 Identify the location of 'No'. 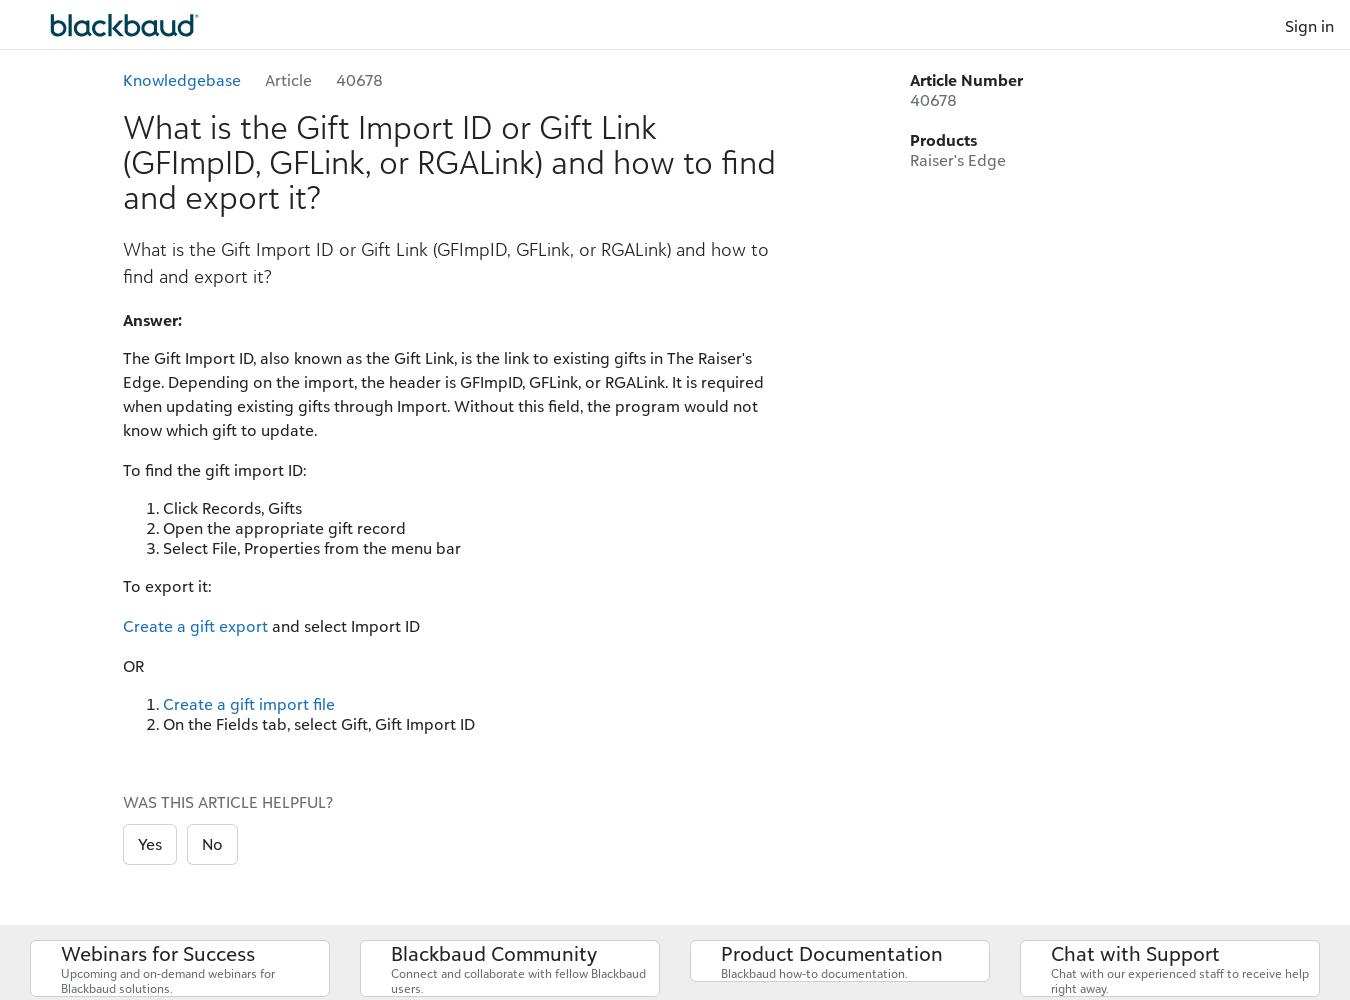
(211, 843).